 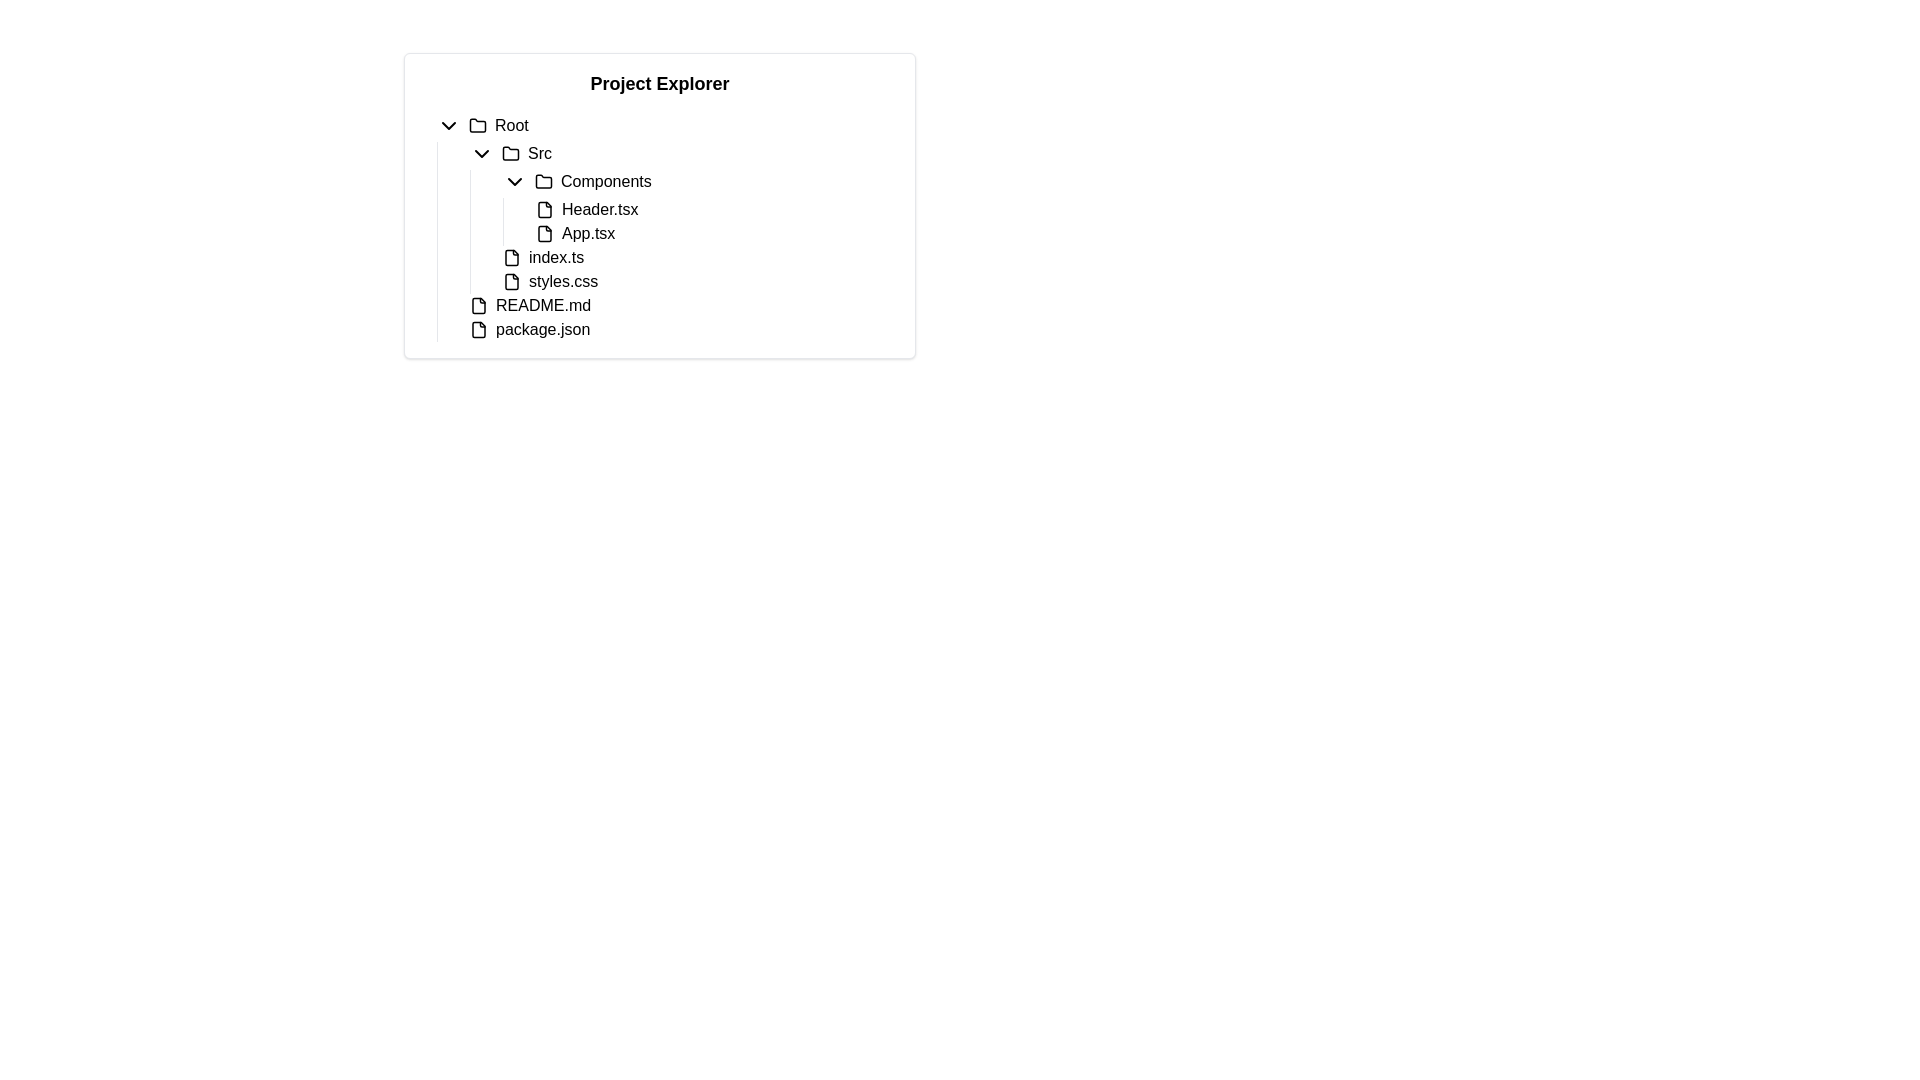 I want to click on the 'Root' text label in the header row of the tree-view interface, so click(x=511, y=126).